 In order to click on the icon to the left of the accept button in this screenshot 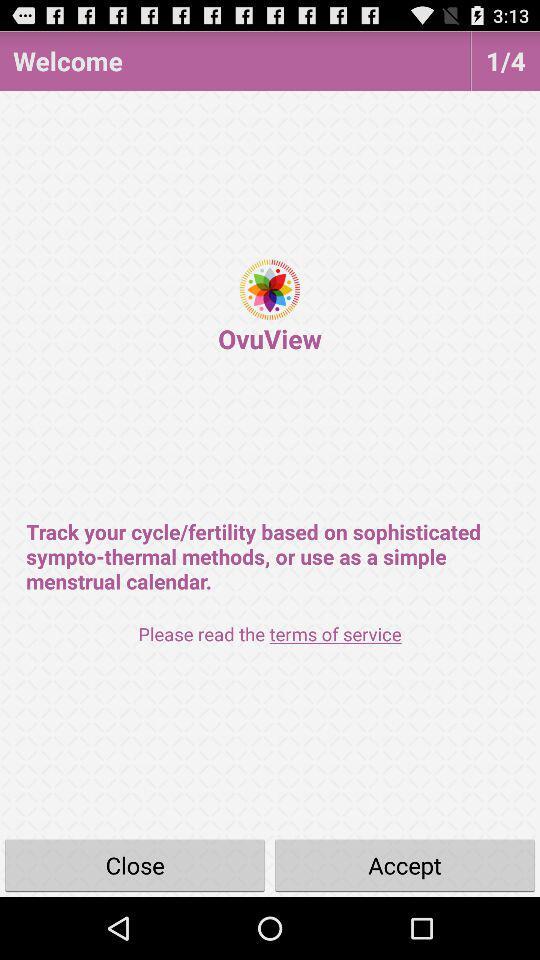, I will do `click(135, 864)`.